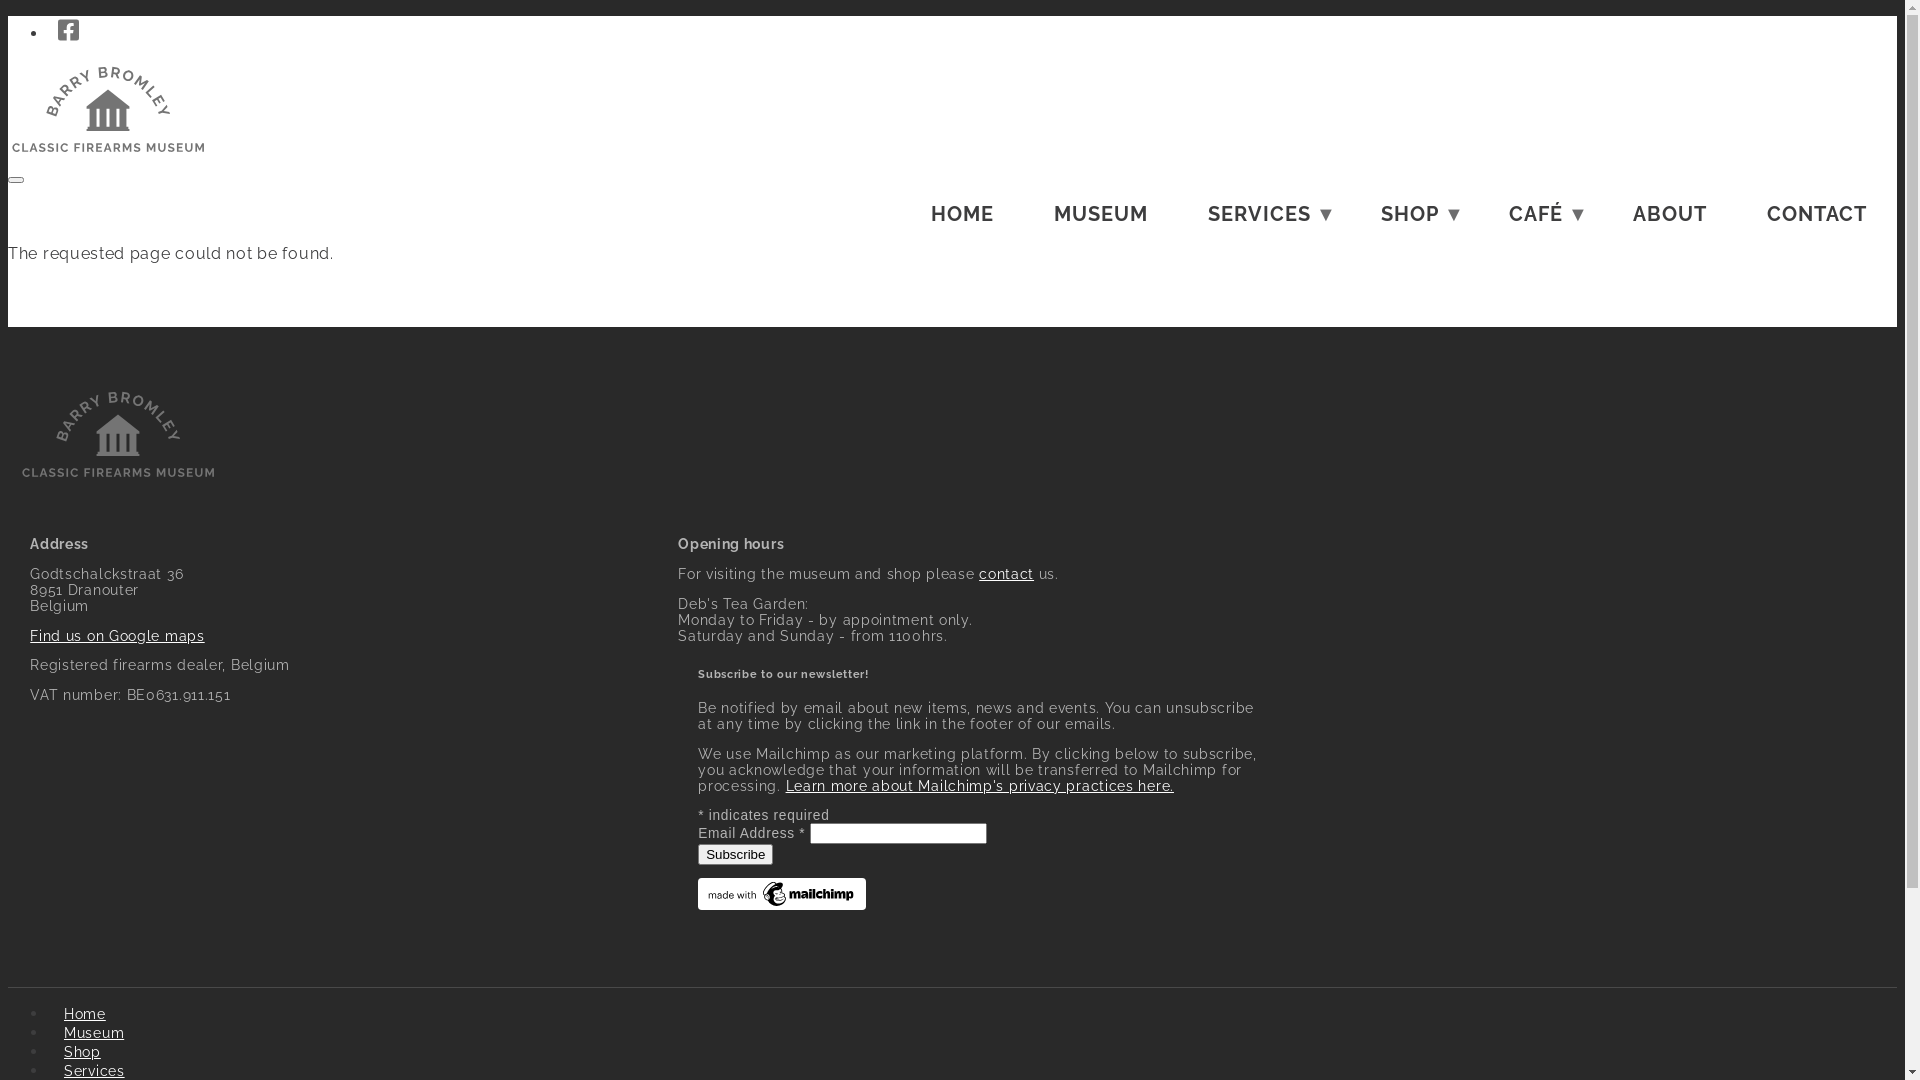  Describe the element at coordinates (1670, 213) in the screenshot. I see `'ABOUT'` at that location.